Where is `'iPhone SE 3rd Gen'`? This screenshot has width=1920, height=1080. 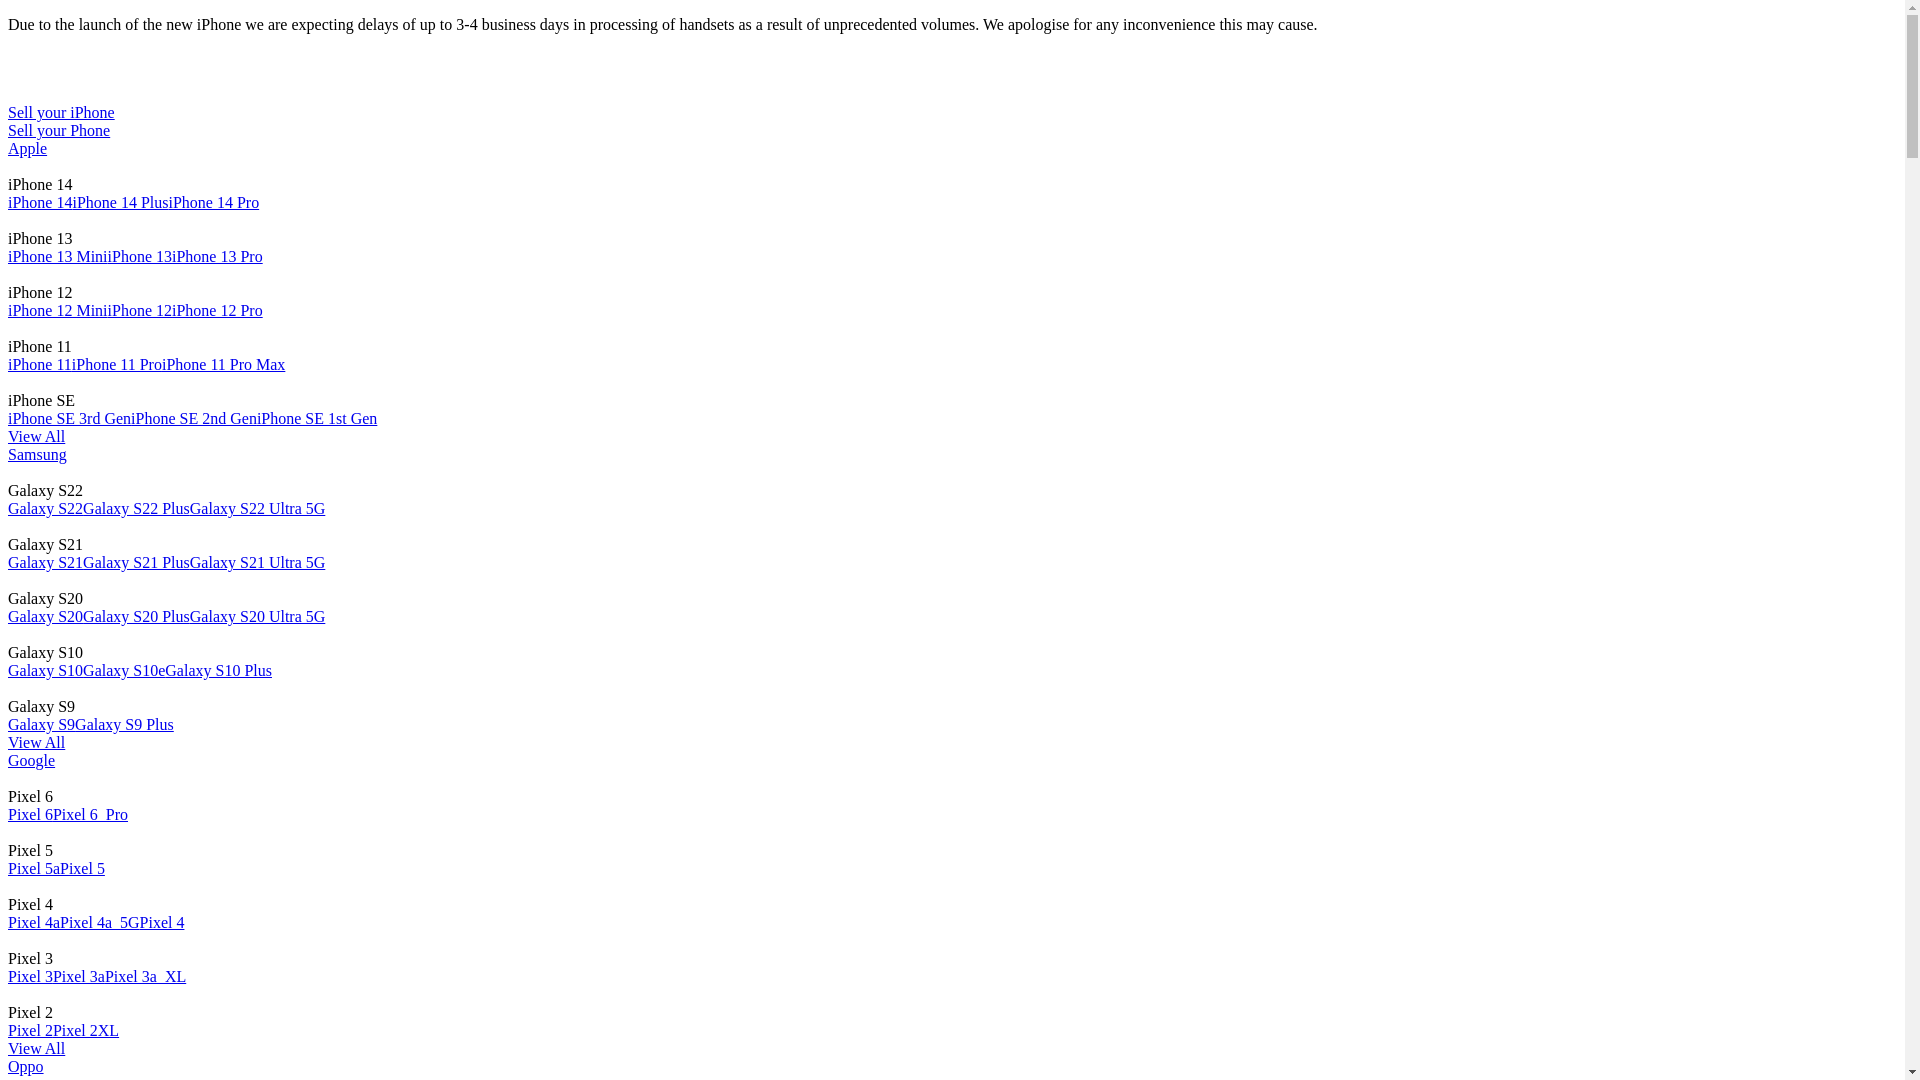 'iPhone SE 3rd Gen' is located at coordinates (69, 417).